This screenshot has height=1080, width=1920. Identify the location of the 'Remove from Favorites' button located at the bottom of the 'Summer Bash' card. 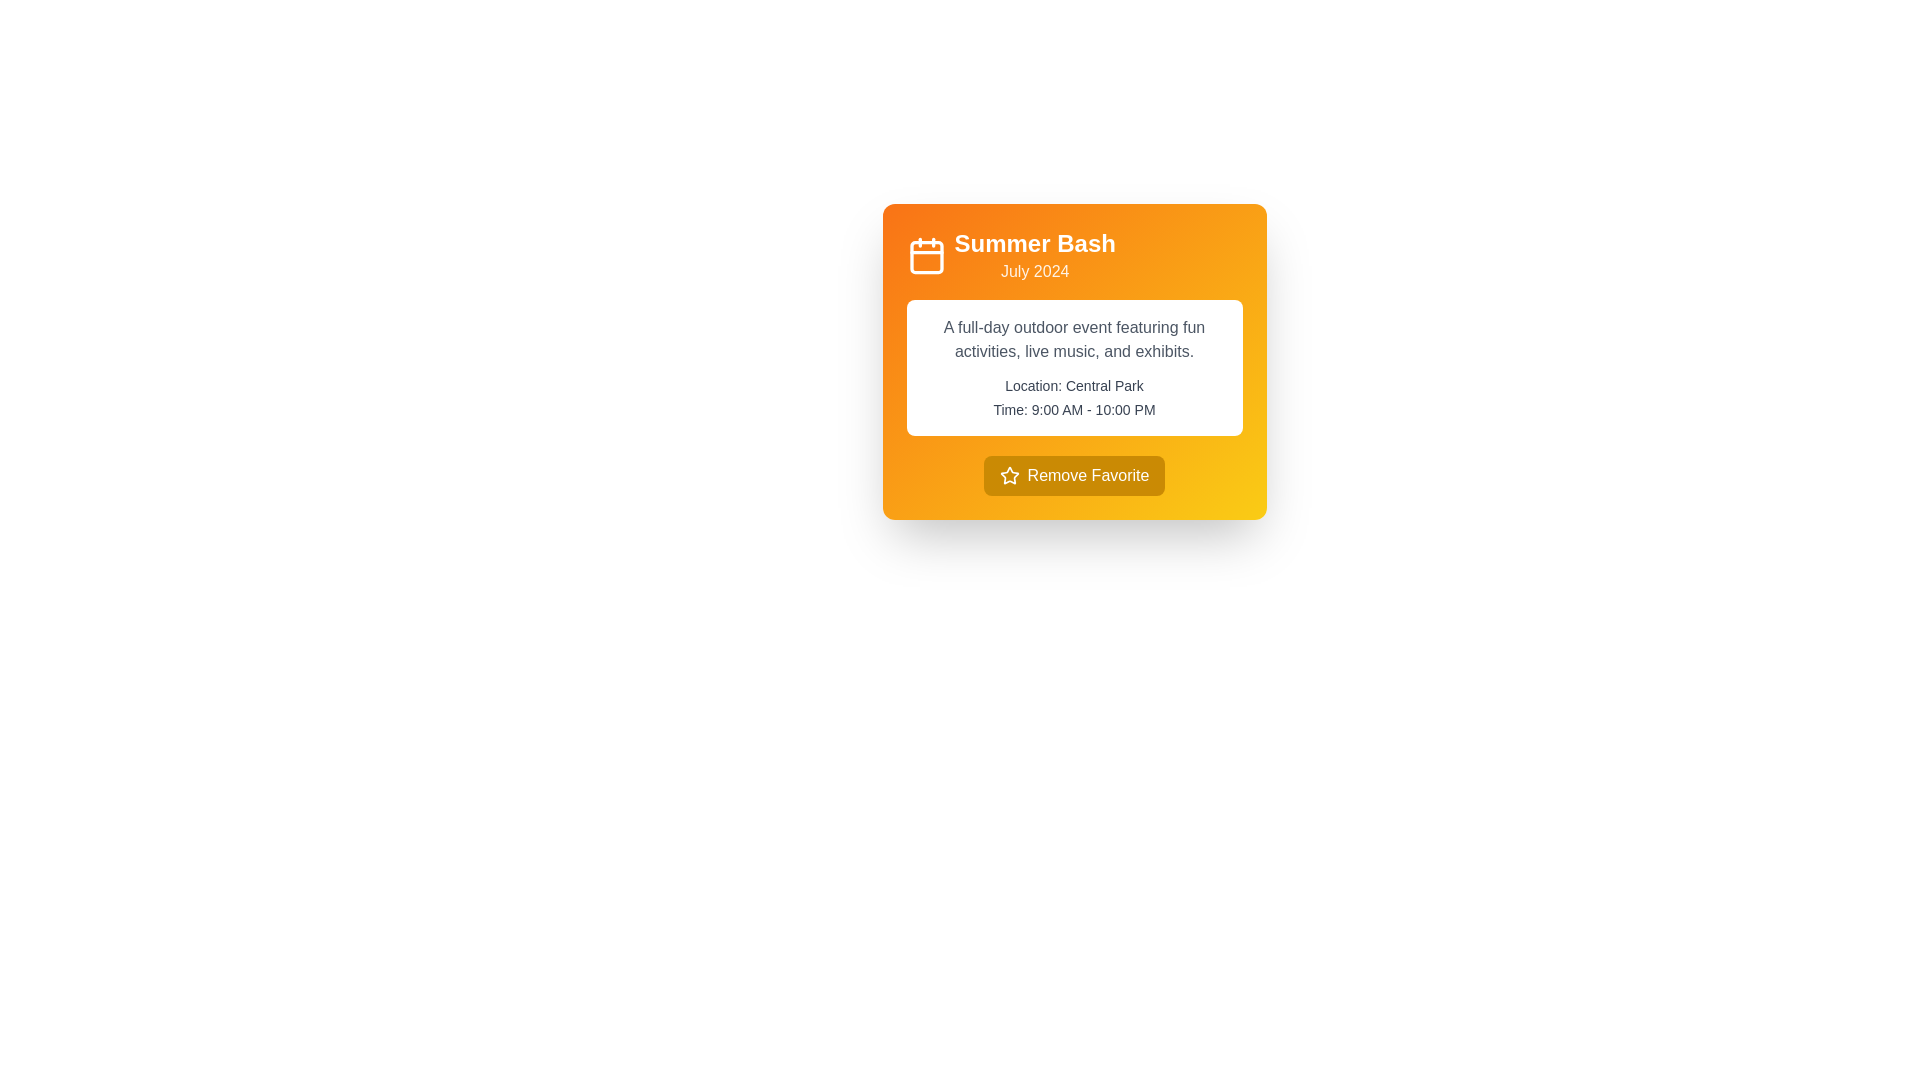
(1073, 475).